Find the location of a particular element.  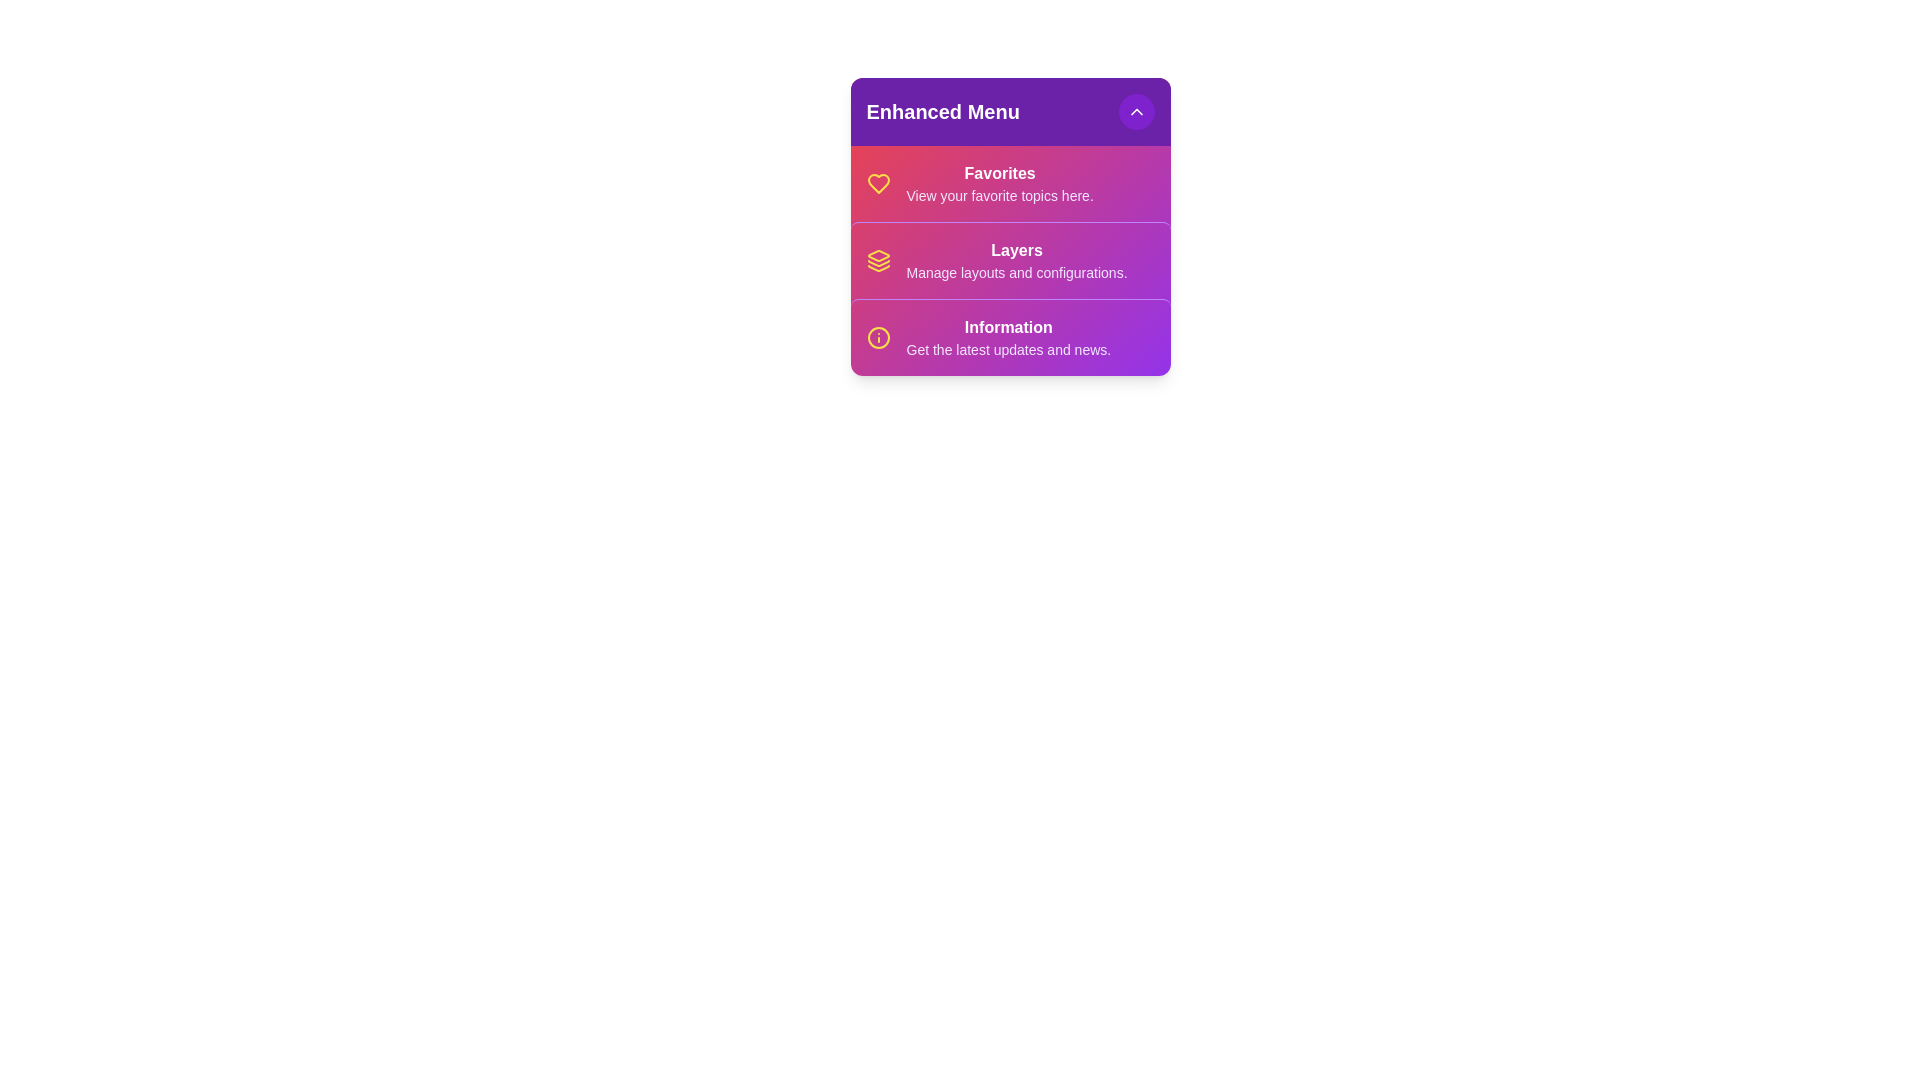

the menu item Favorites by clicking on it is located at coordinates (1010, 184).